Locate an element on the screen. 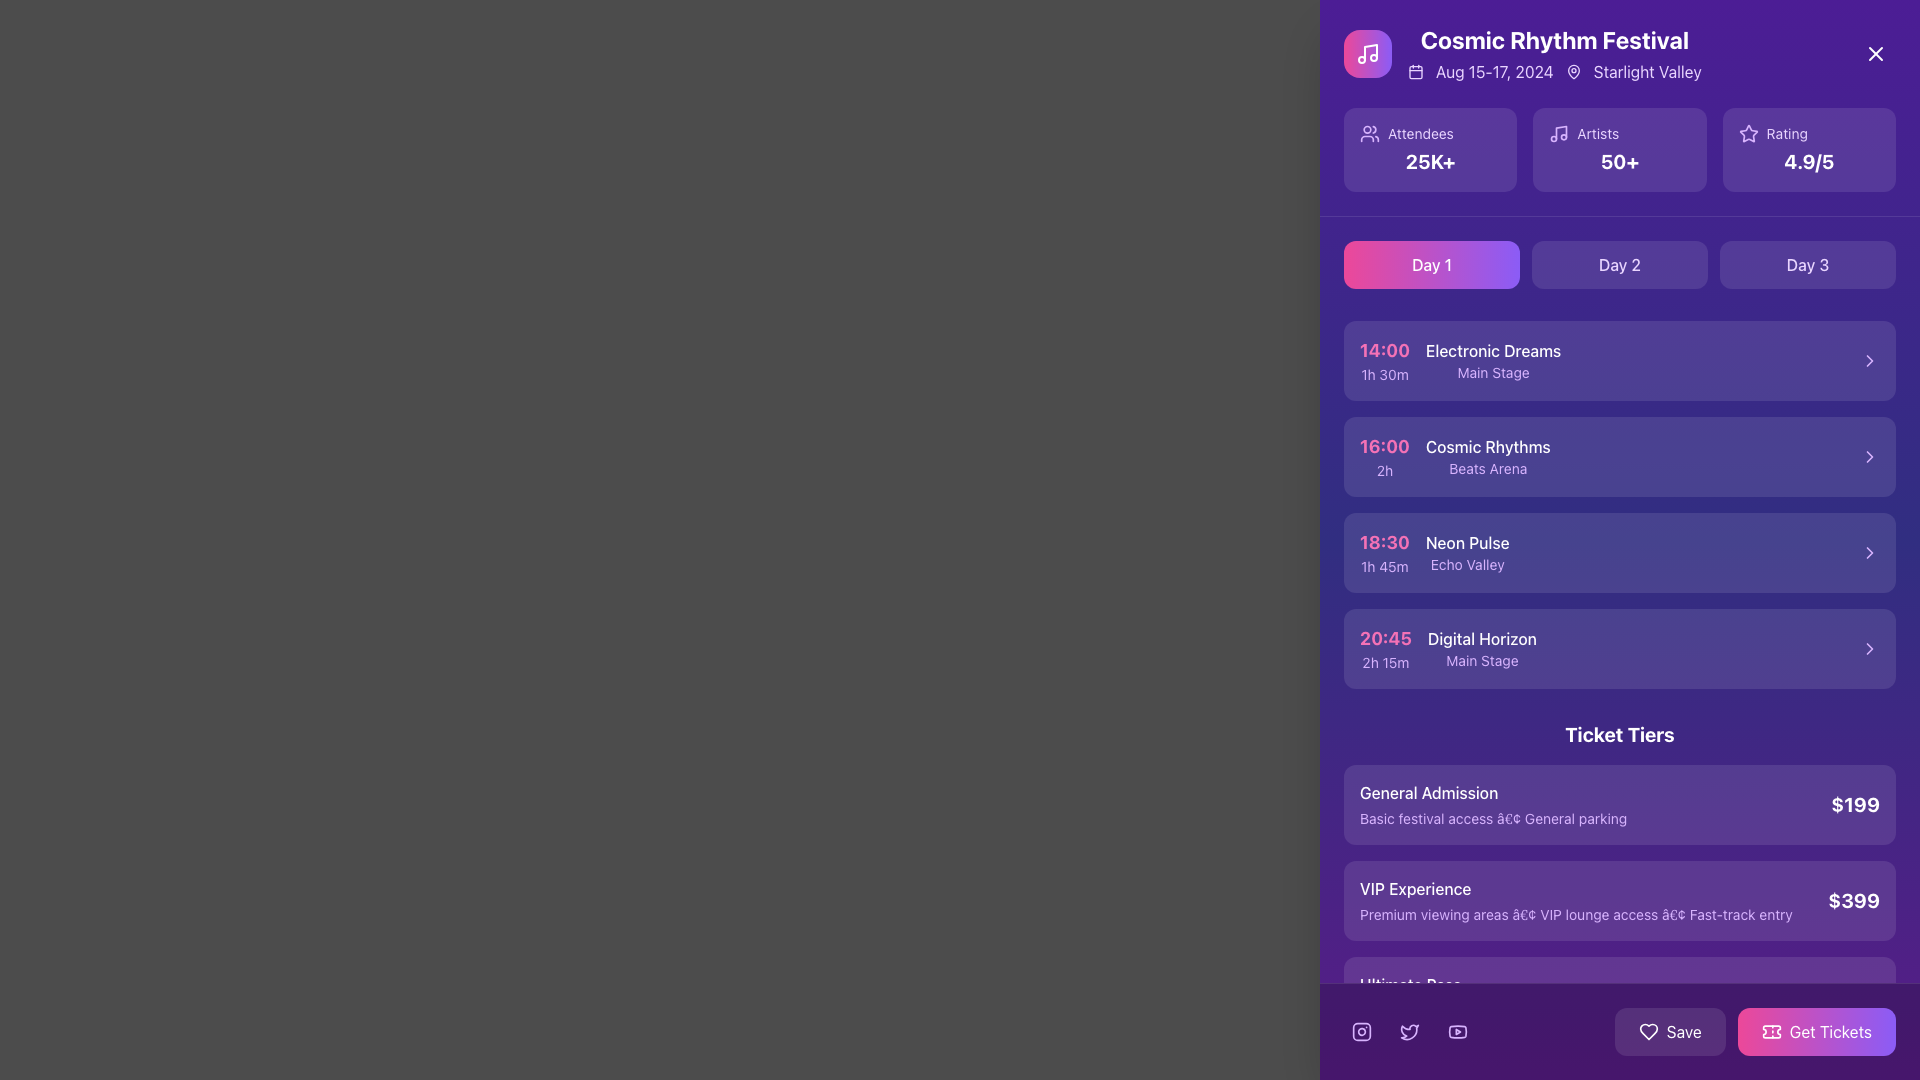 The height and width of the screenshot is (1080, 1920). the text displaying '14:00' in bold, pink font, located at the top of the first event entry in the event schedule list, above the title 'Electronic Dreams' is located at coordinates (1383, 349).